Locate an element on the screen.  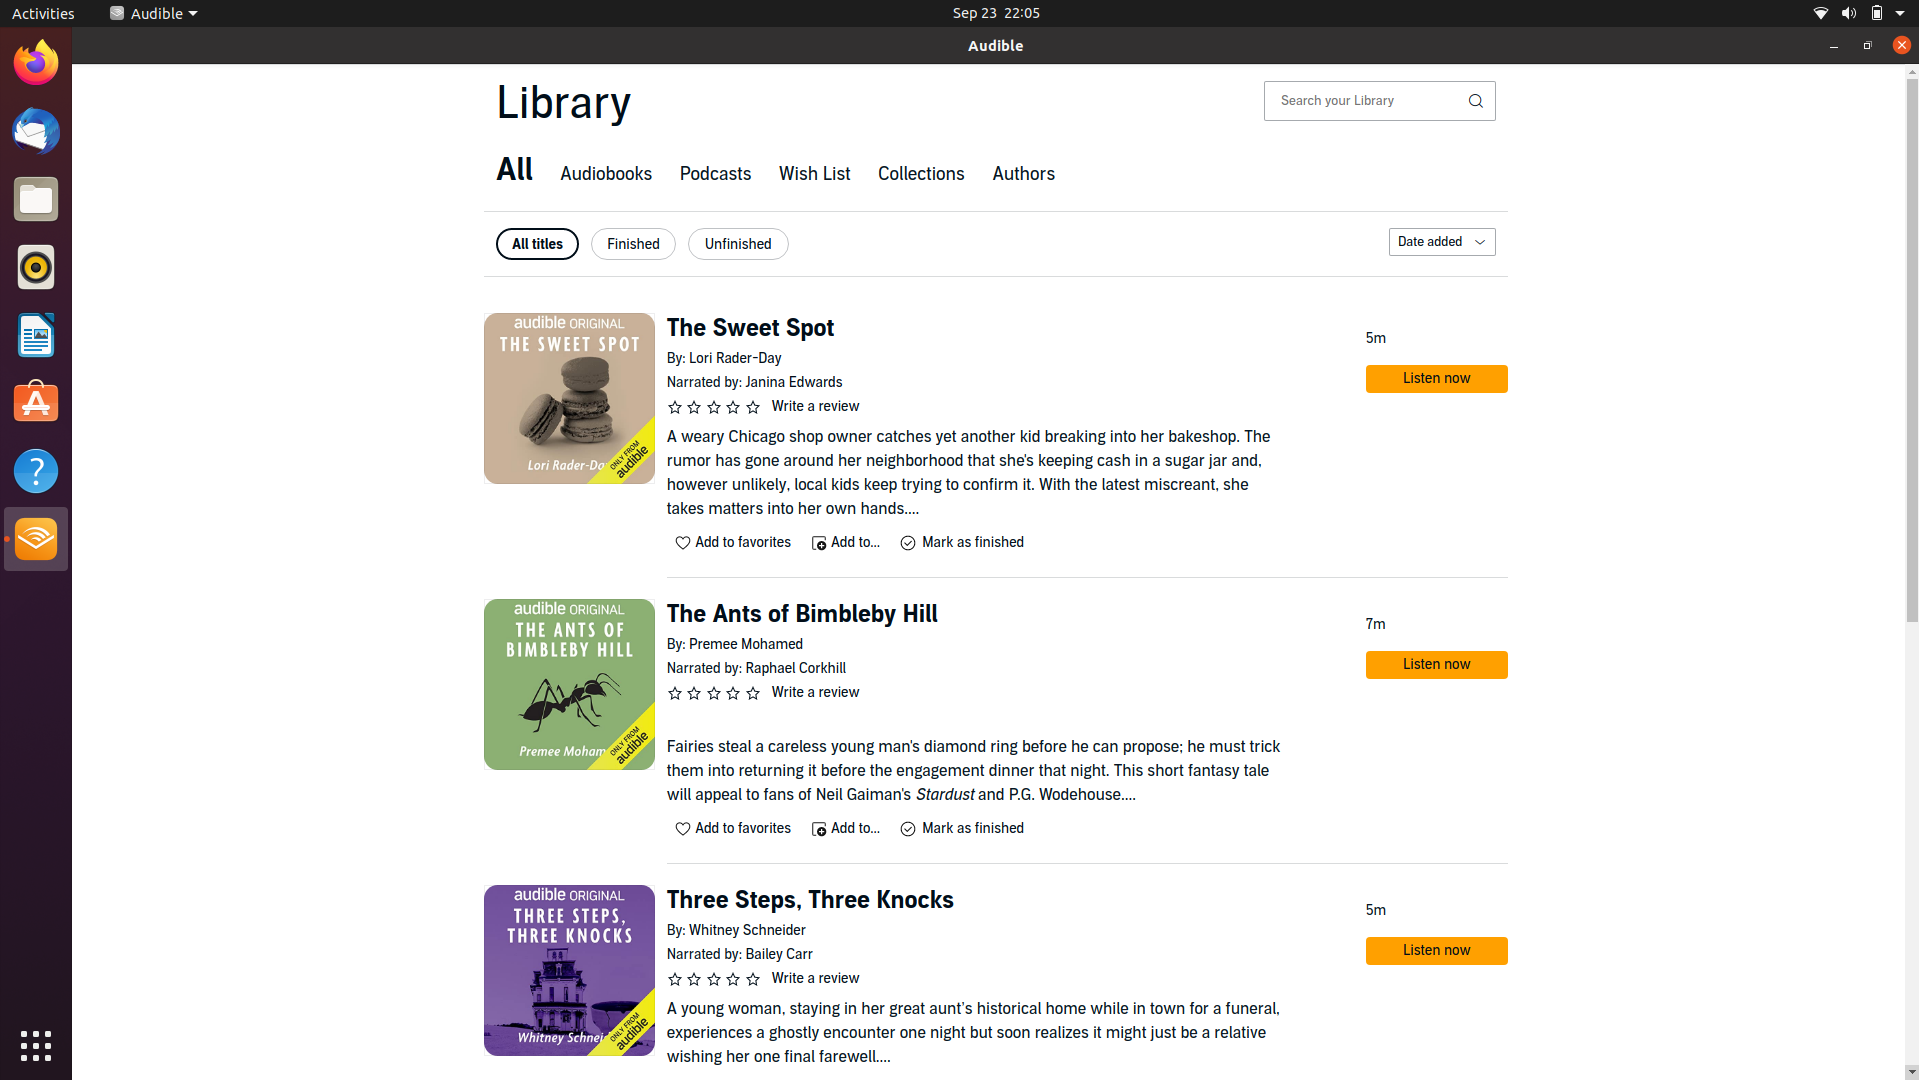
Move to "Authors" menu is located at coordinates (1022, 175).